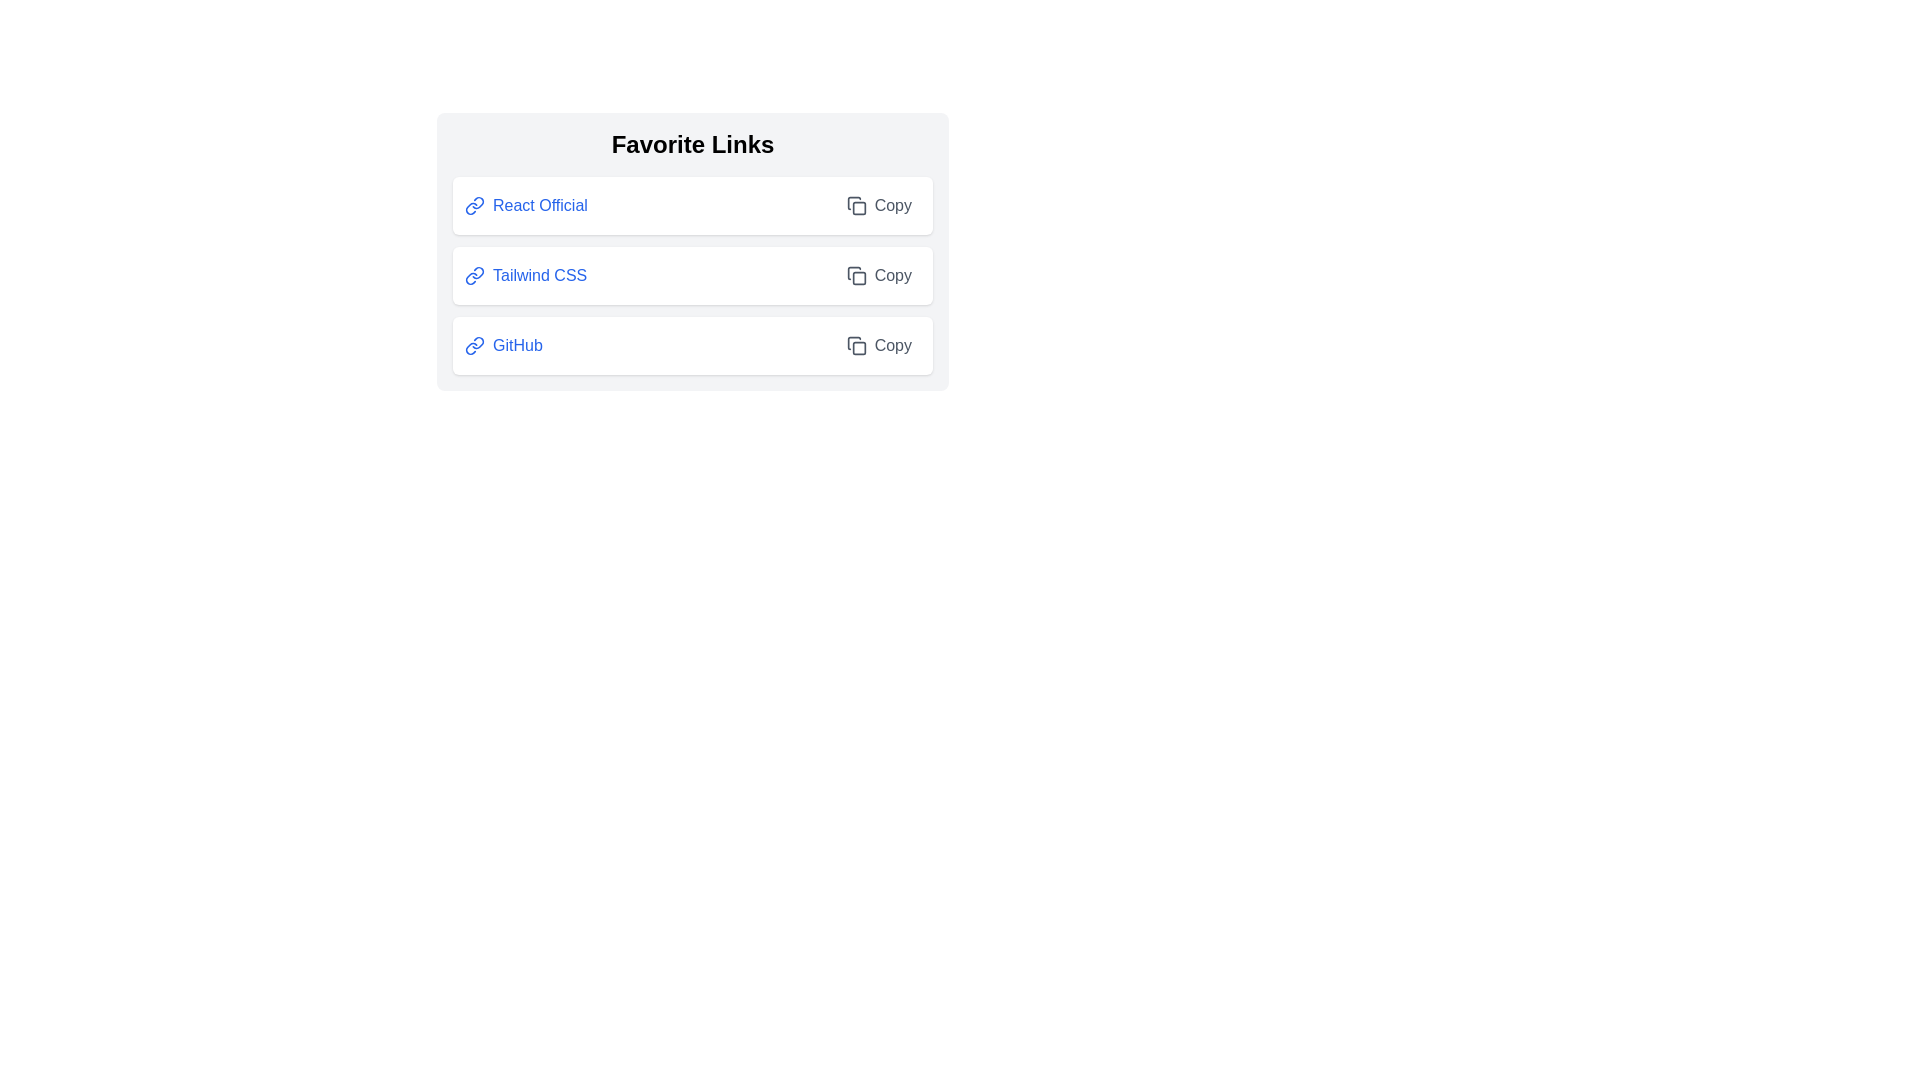  Describe the element at coordinates (892, 276) in the screenshot. I see `the 'Copy' text element within the second button, which is located to the right of the 'Tailwind CSS' link in a vertical list` at that location.